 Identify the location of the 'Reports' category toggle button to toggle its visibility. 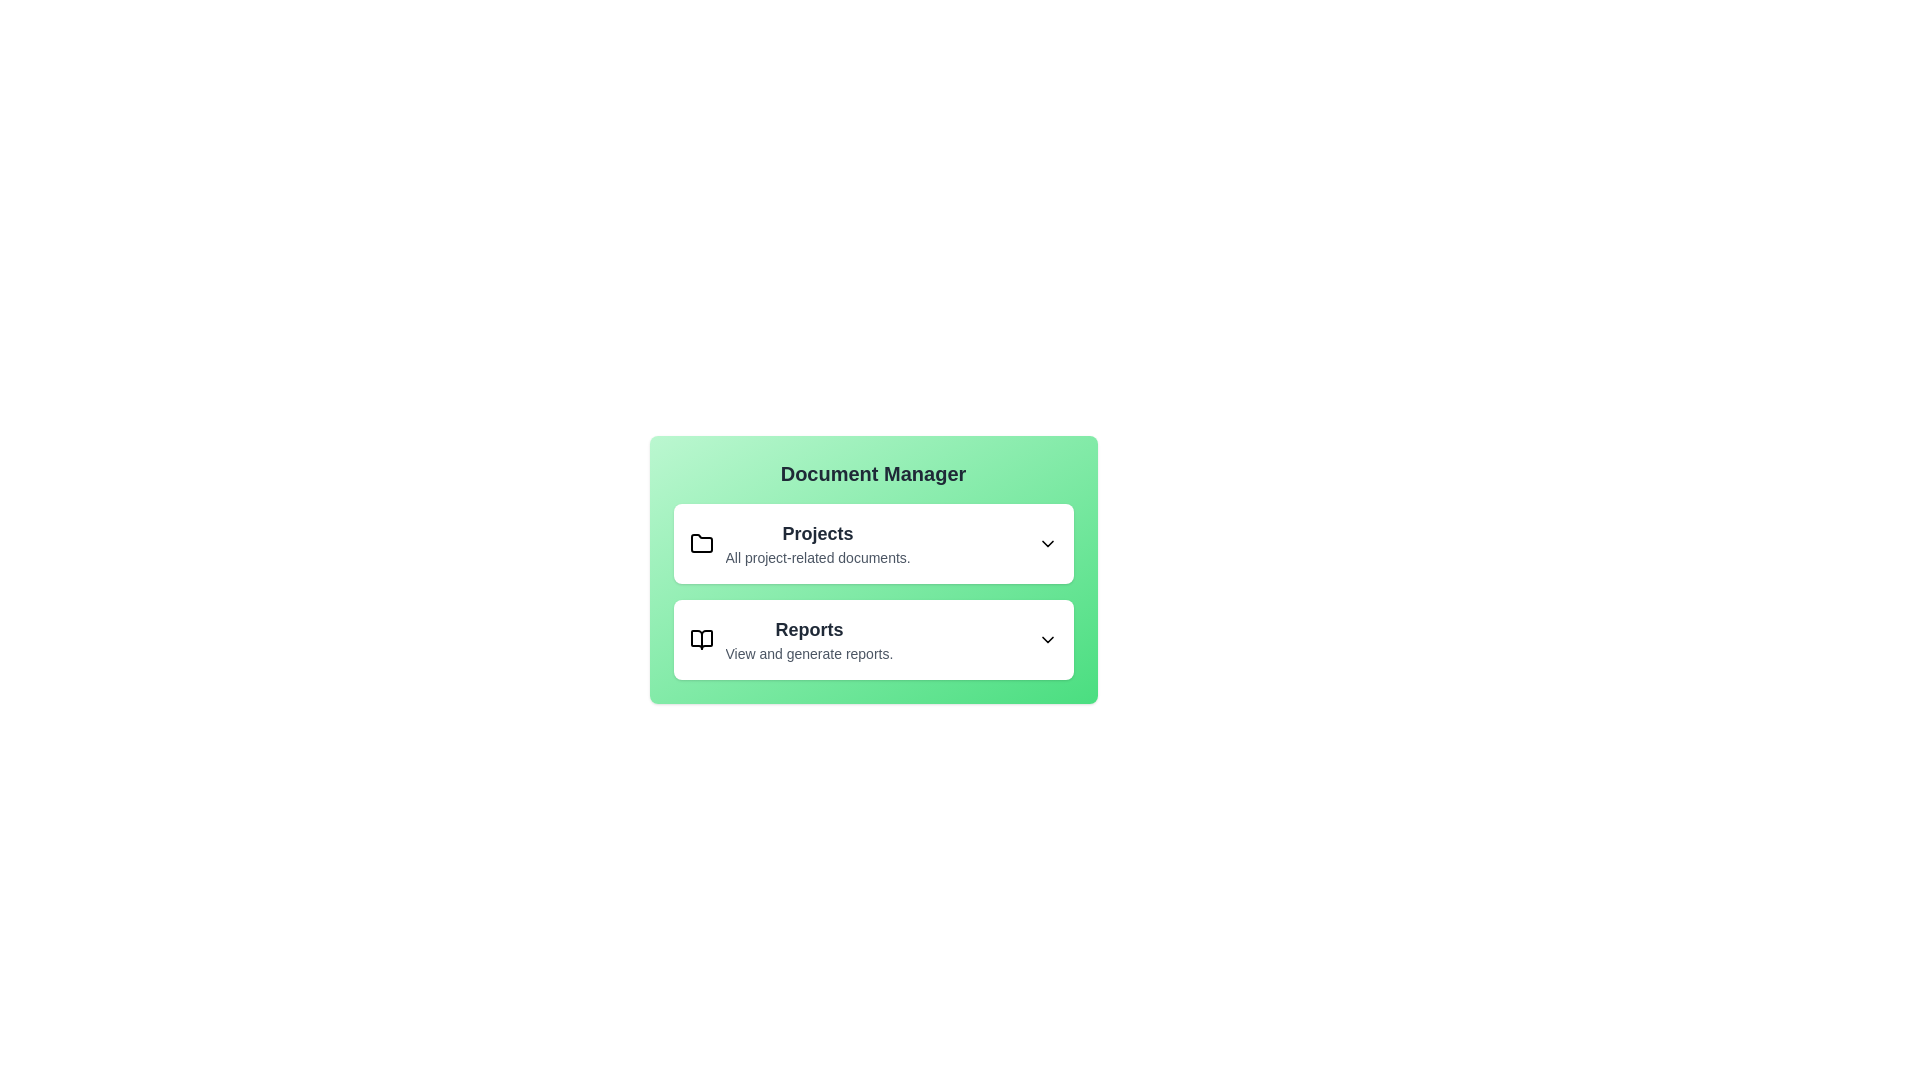
(873, 640).